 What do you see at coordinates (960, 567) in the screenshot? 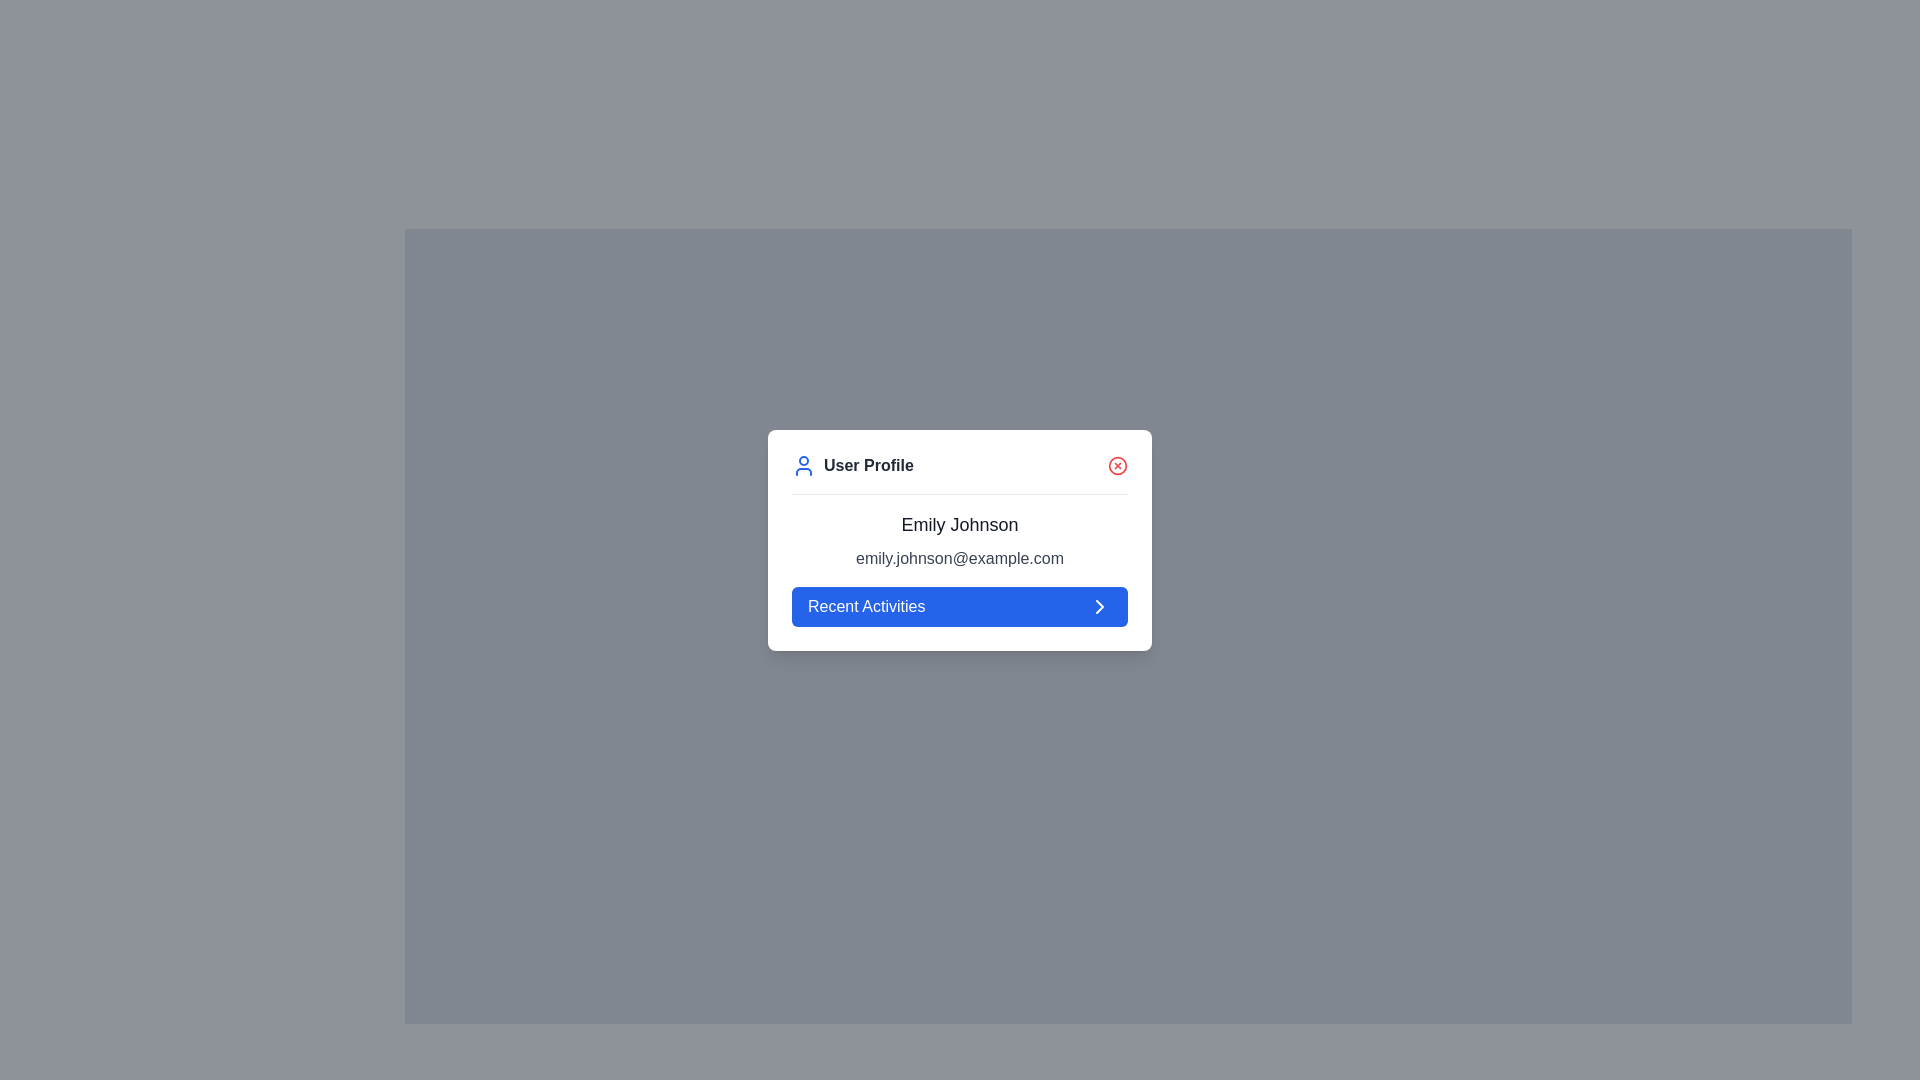
I see `text displayed in the Text block containing the name 'Emily Johnson' and the email 'emily.johnson@example.com', which is located within the User Profile card` at bounding box center [960, 567].